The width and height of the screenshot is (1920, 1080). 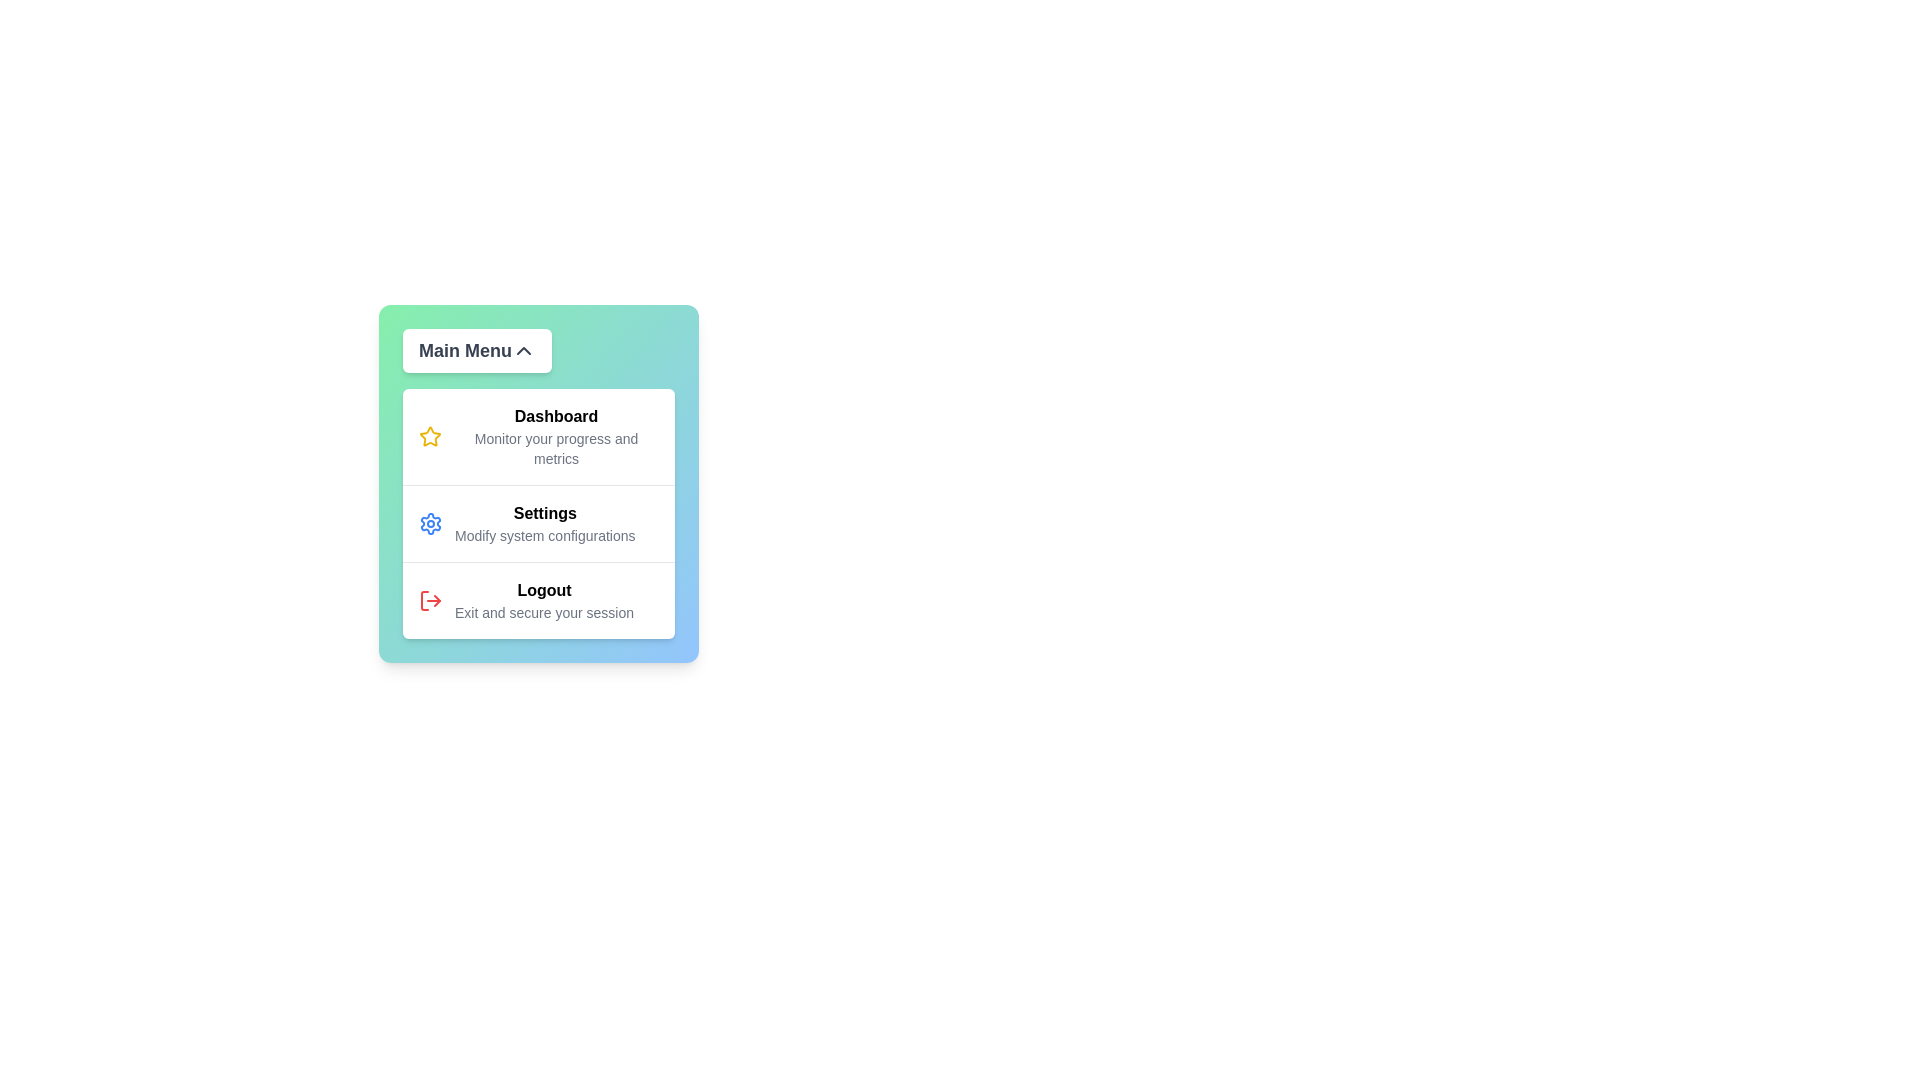 I want to click on the menu item Logout to interact with it, so click(x=538, y=599).